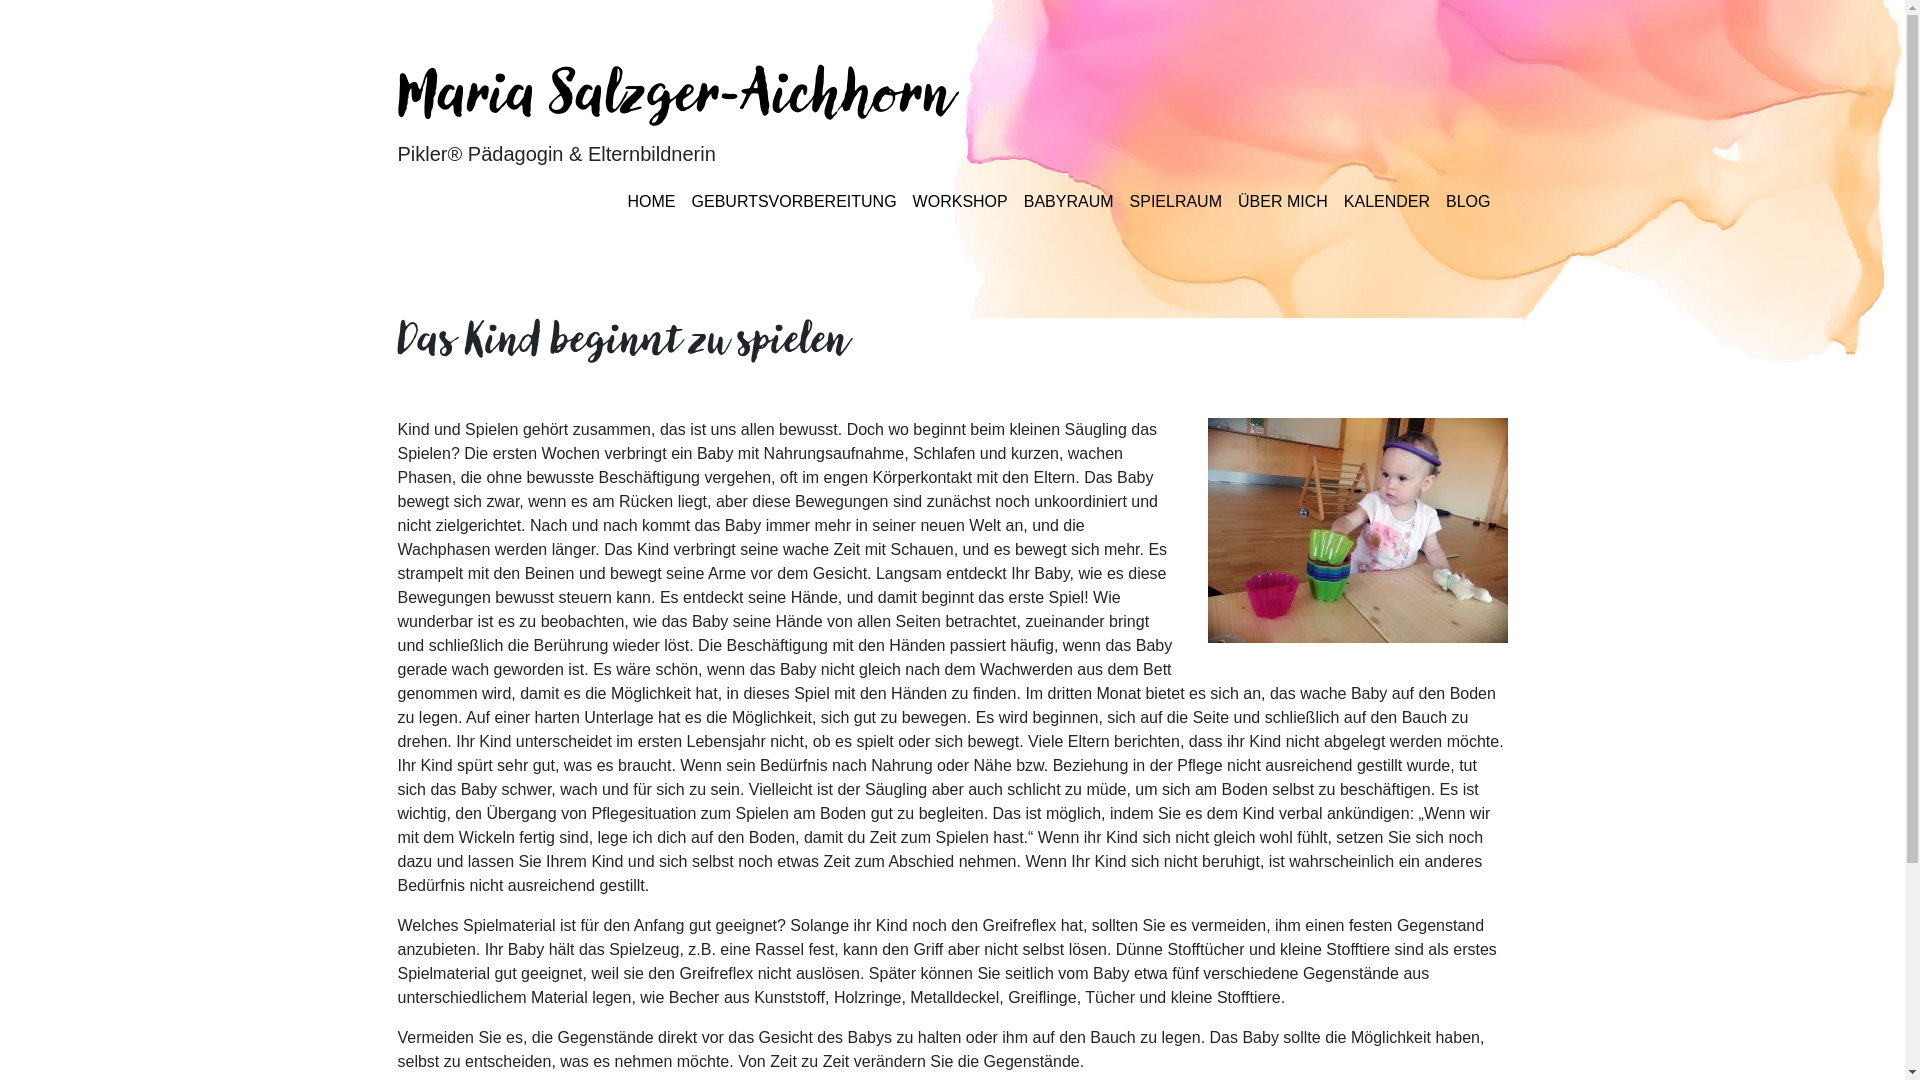 The width and height of the screenshot is (1920, 1080). I want to click on 'SPIELRAUM', so click(1176, 201).